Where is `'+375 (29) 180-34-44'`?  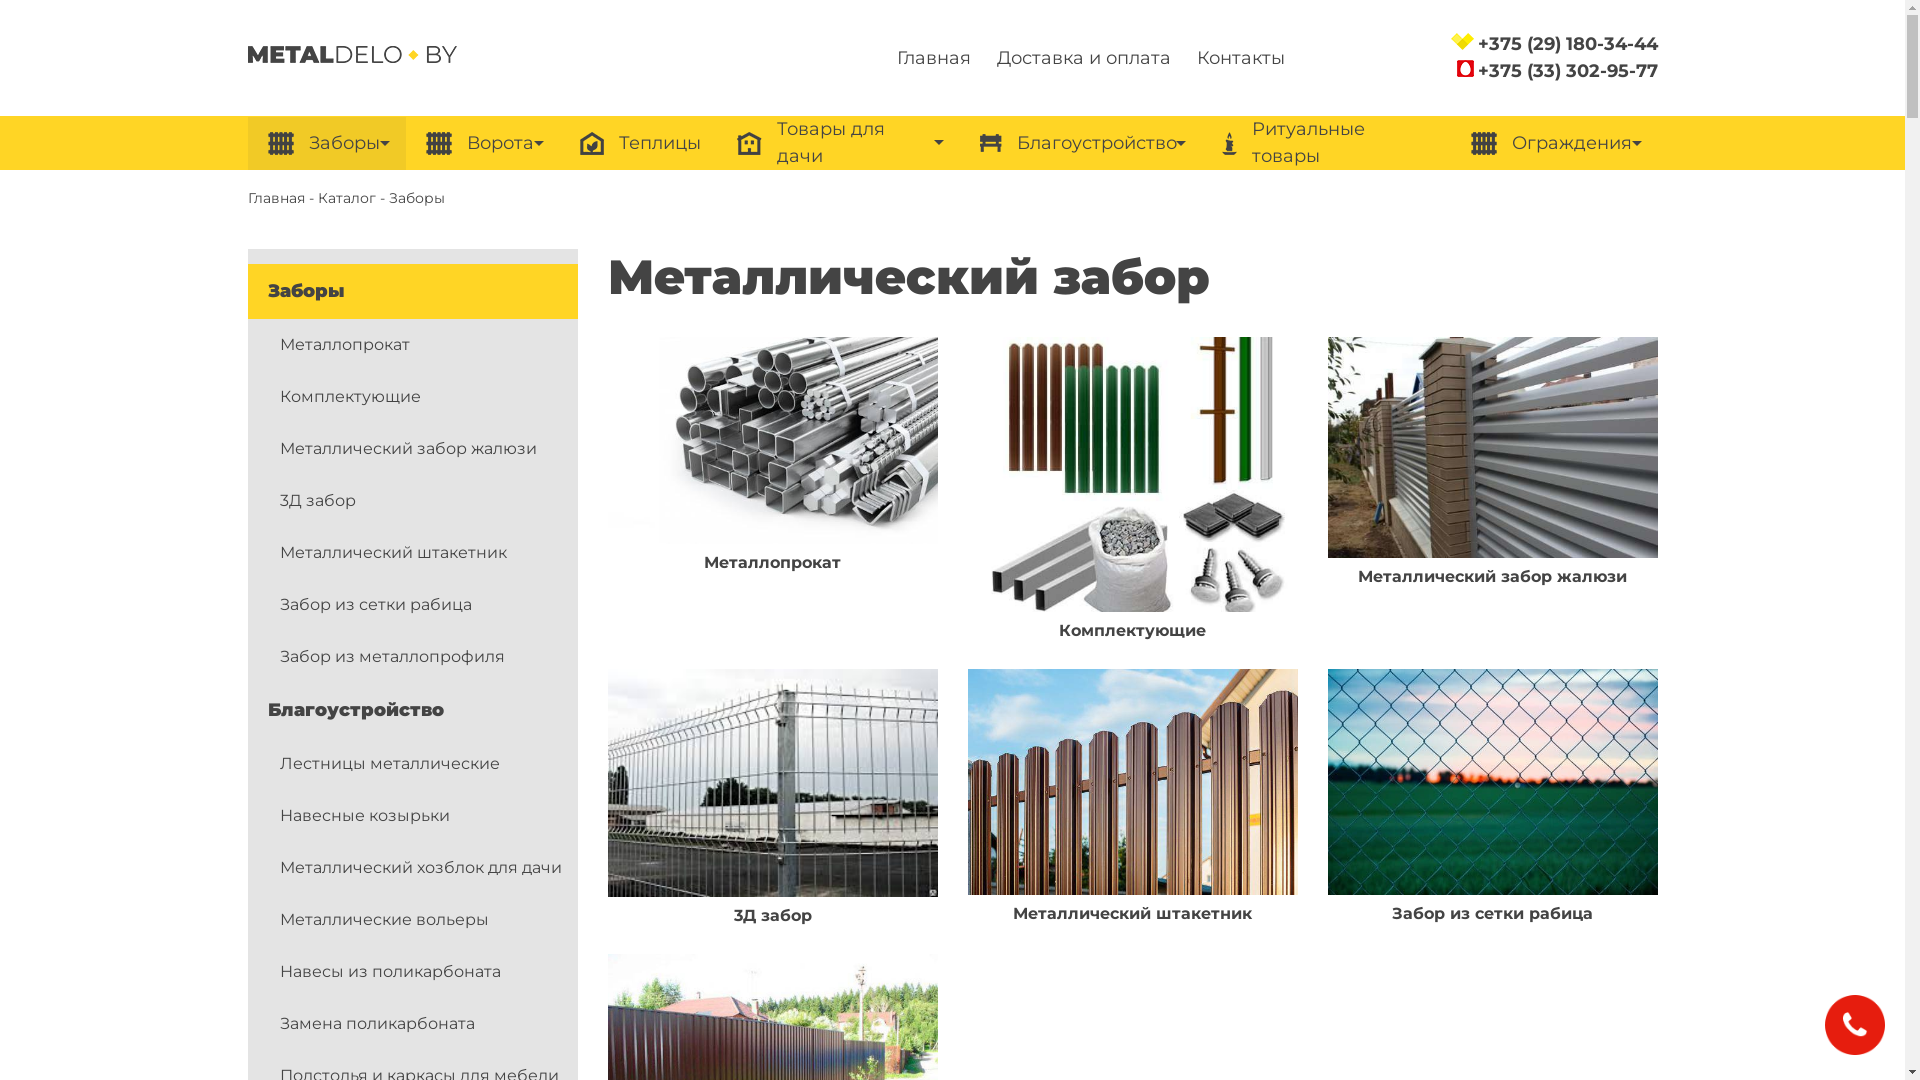
'+375 (29) 180-34-44' is located at coordinates (1567, 43).